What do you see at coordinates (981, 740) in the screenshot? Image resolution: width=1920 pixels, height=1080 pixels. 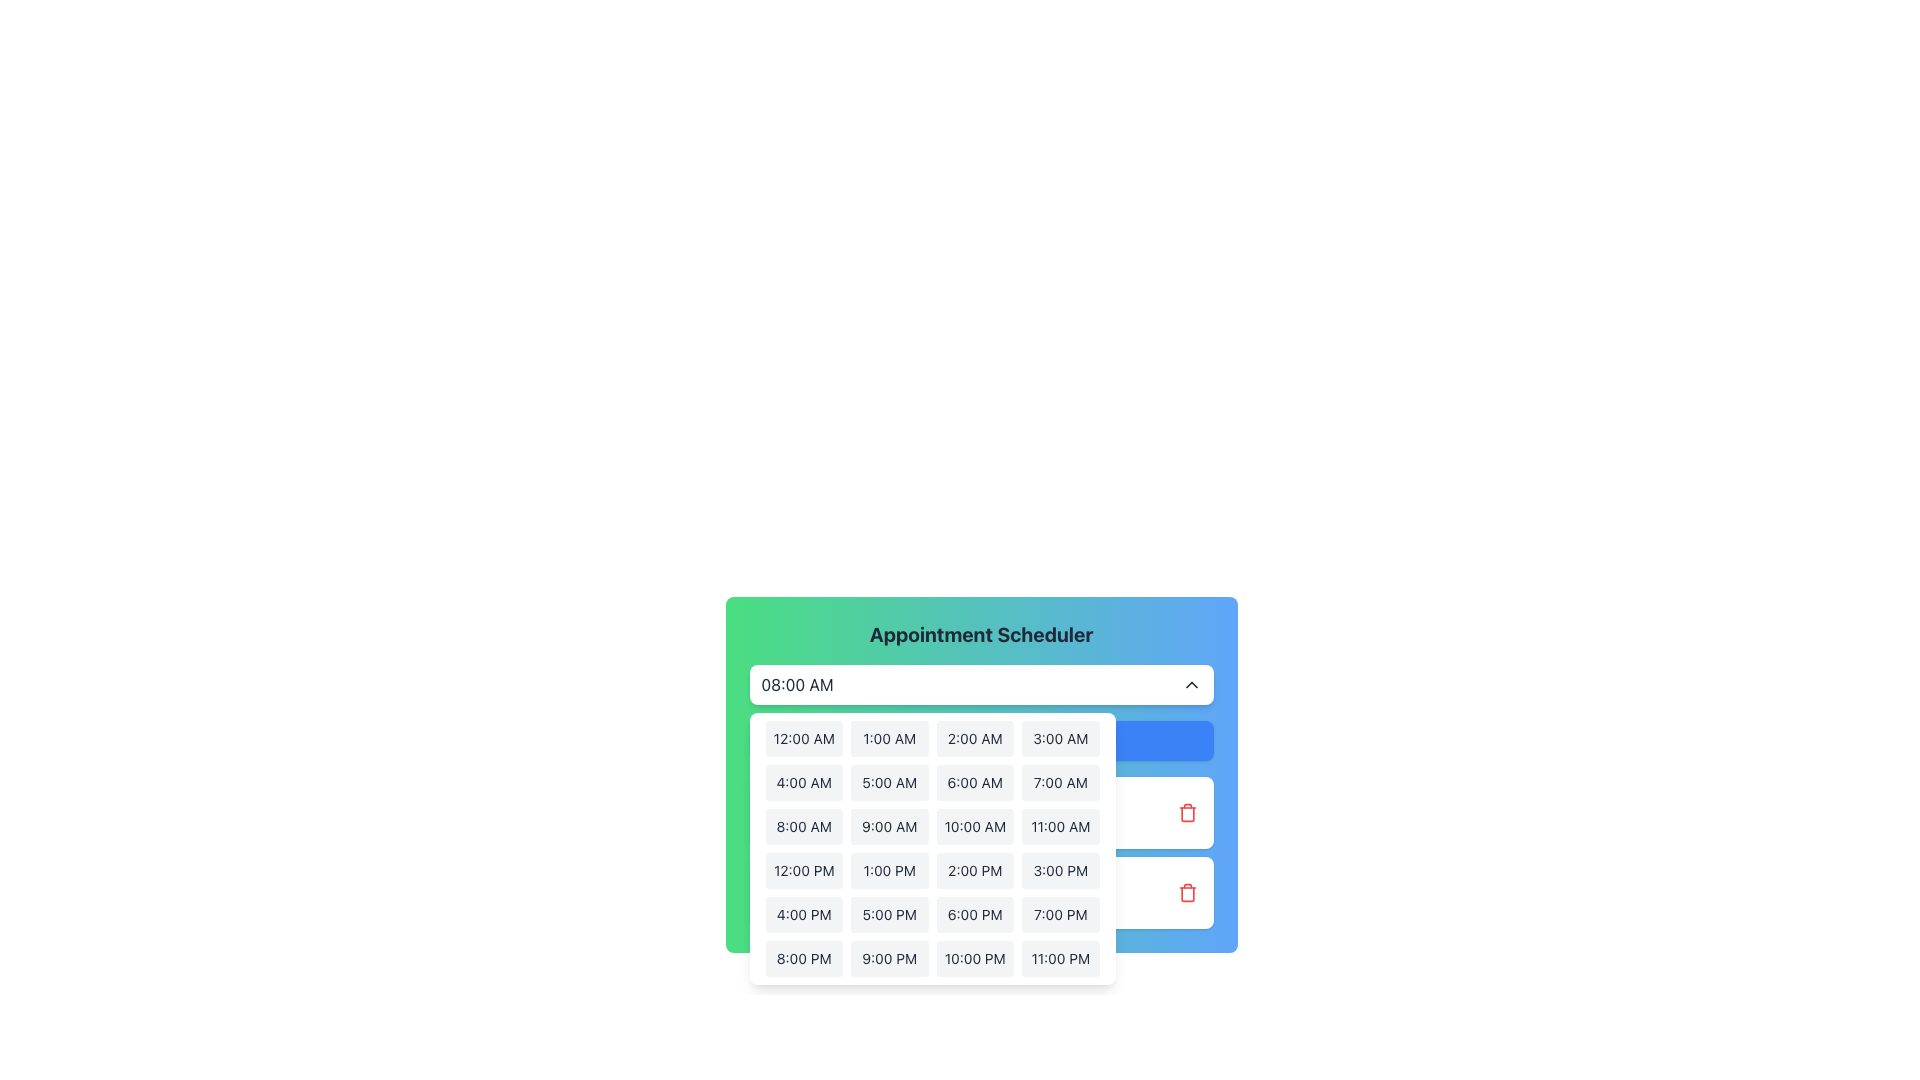 I see `keyboard navigation` at bounding box center [981, 740].